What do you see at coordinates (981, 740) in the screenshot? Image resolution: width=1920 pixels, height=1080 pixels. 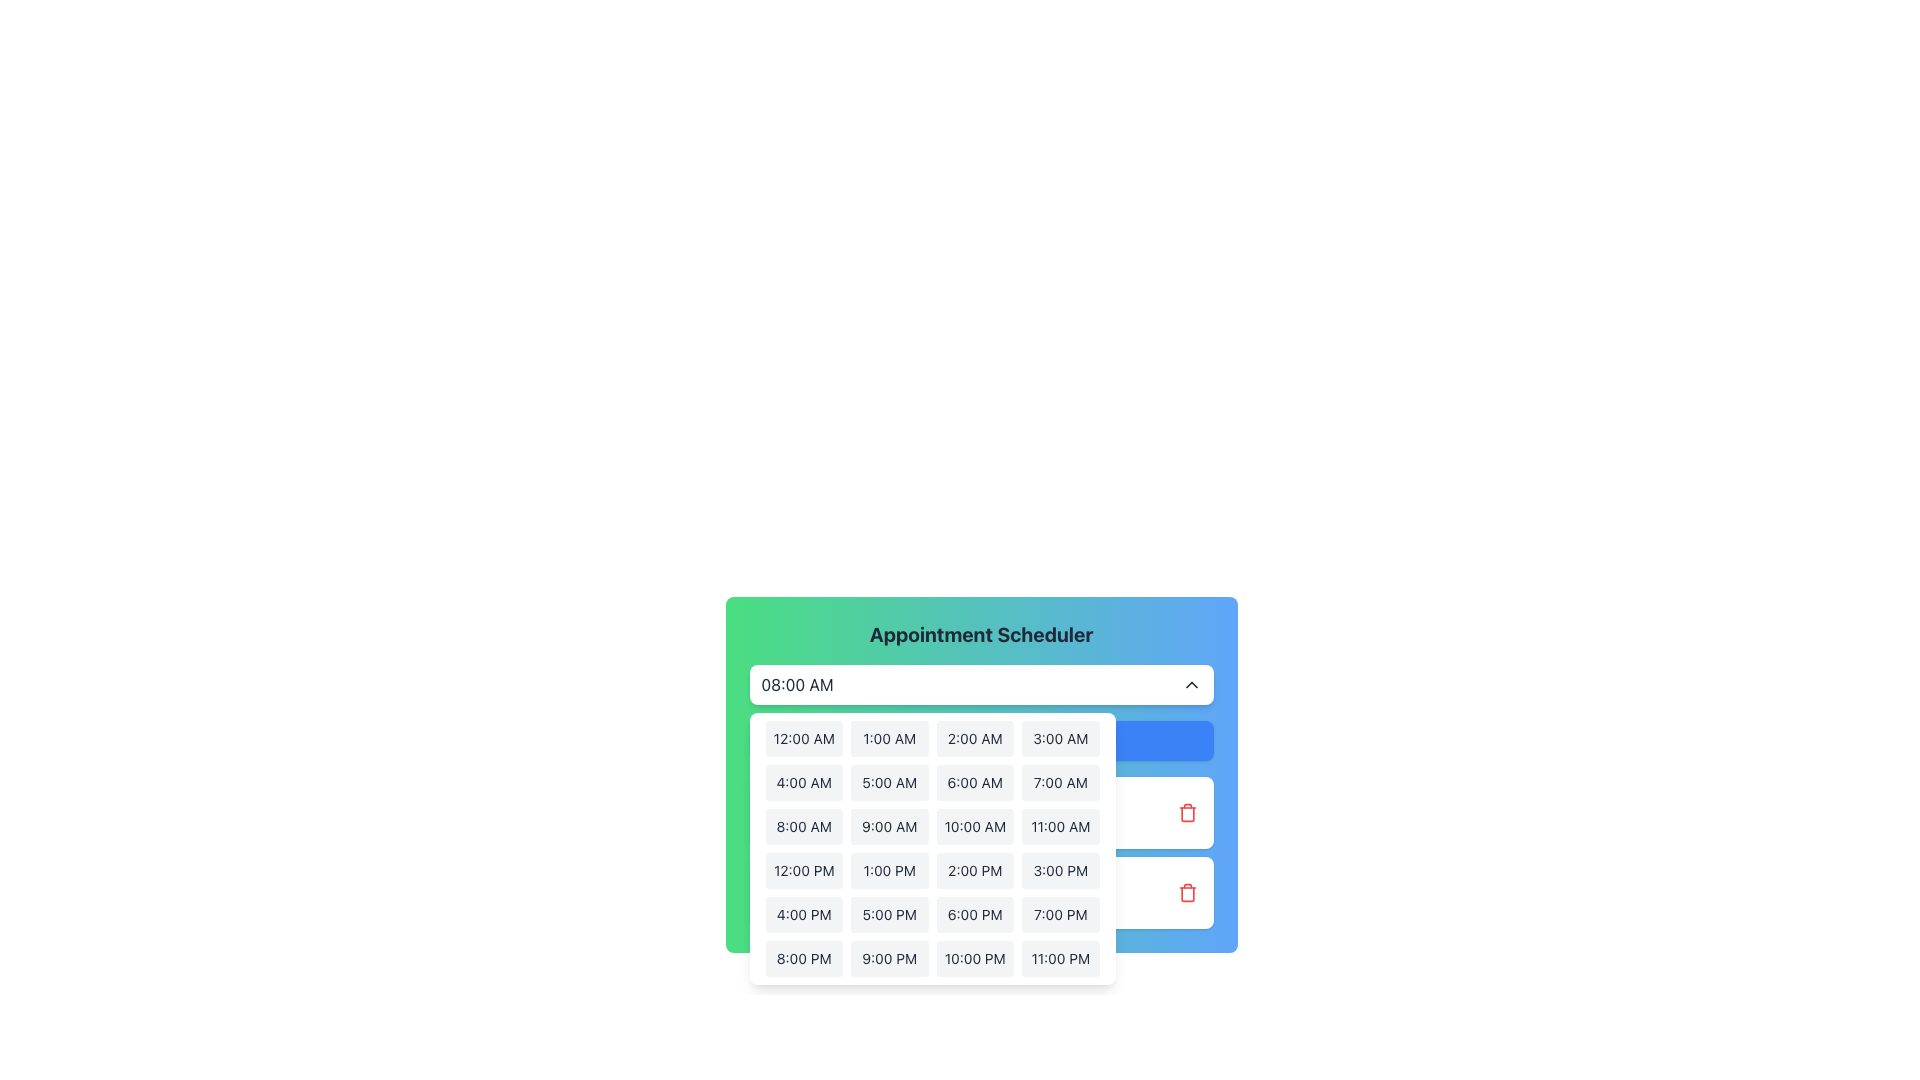 I see `keyboard navigation` at bounding box center [981, 740].